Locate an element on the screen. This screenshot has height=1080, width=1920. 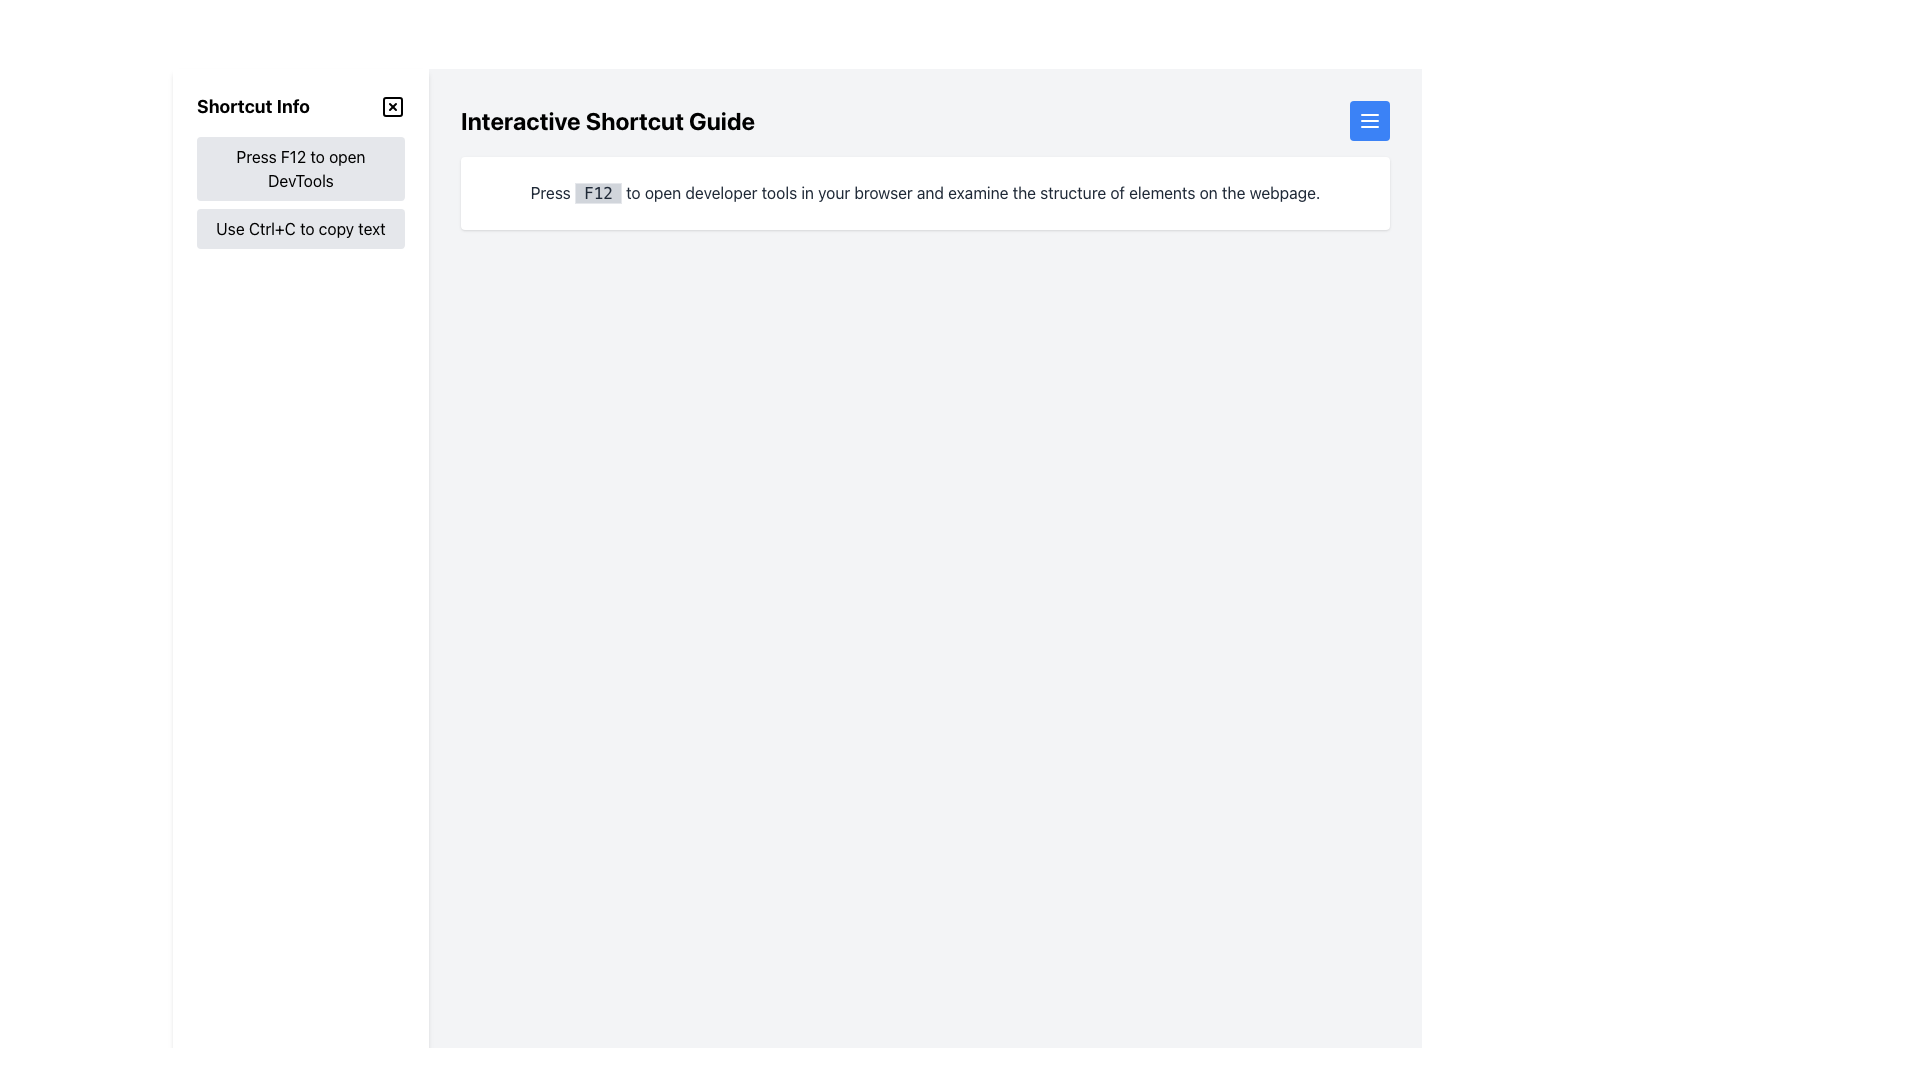
the SVG rectangle element representing the close or cancel icon in the top-right corner of the 'Shortcut Info' pane is located at coordinates (393, 107).